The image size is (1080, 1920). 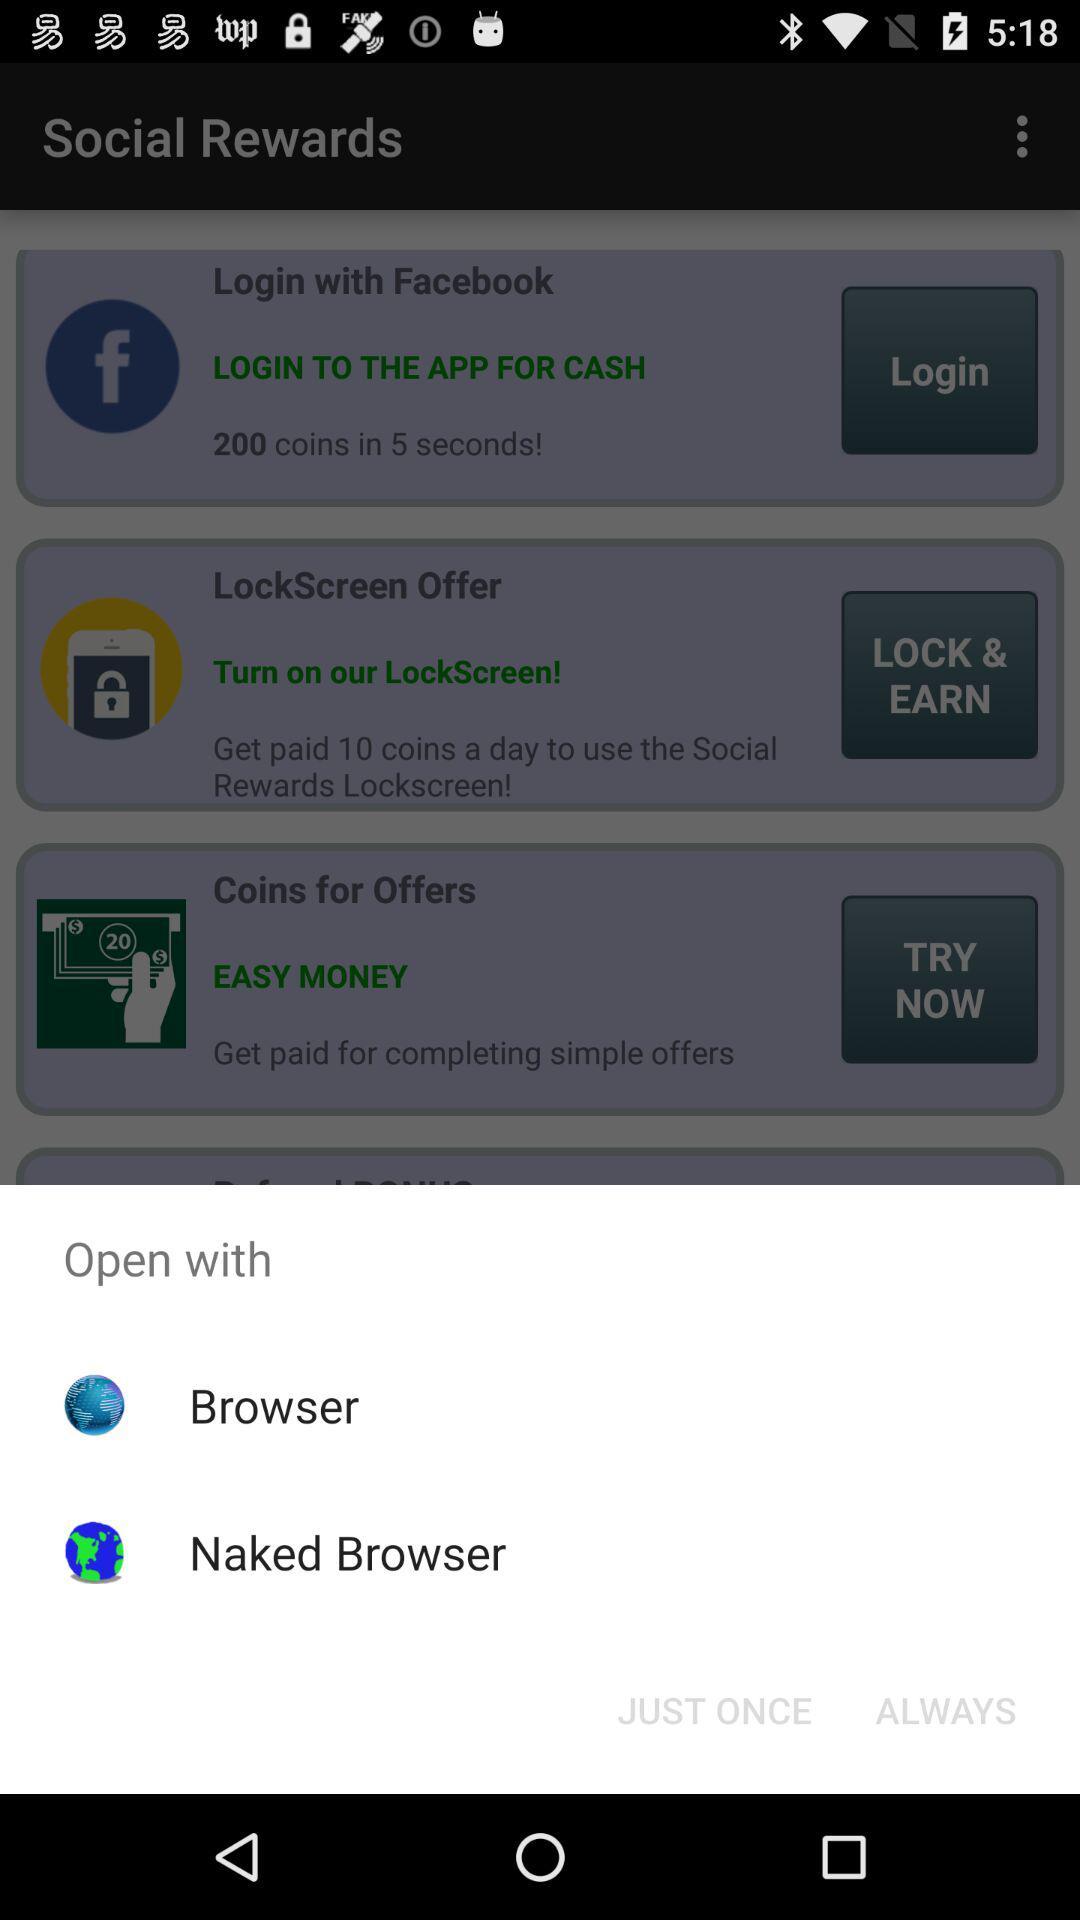 I want to click on the just once, so click(x=713, y=1708).